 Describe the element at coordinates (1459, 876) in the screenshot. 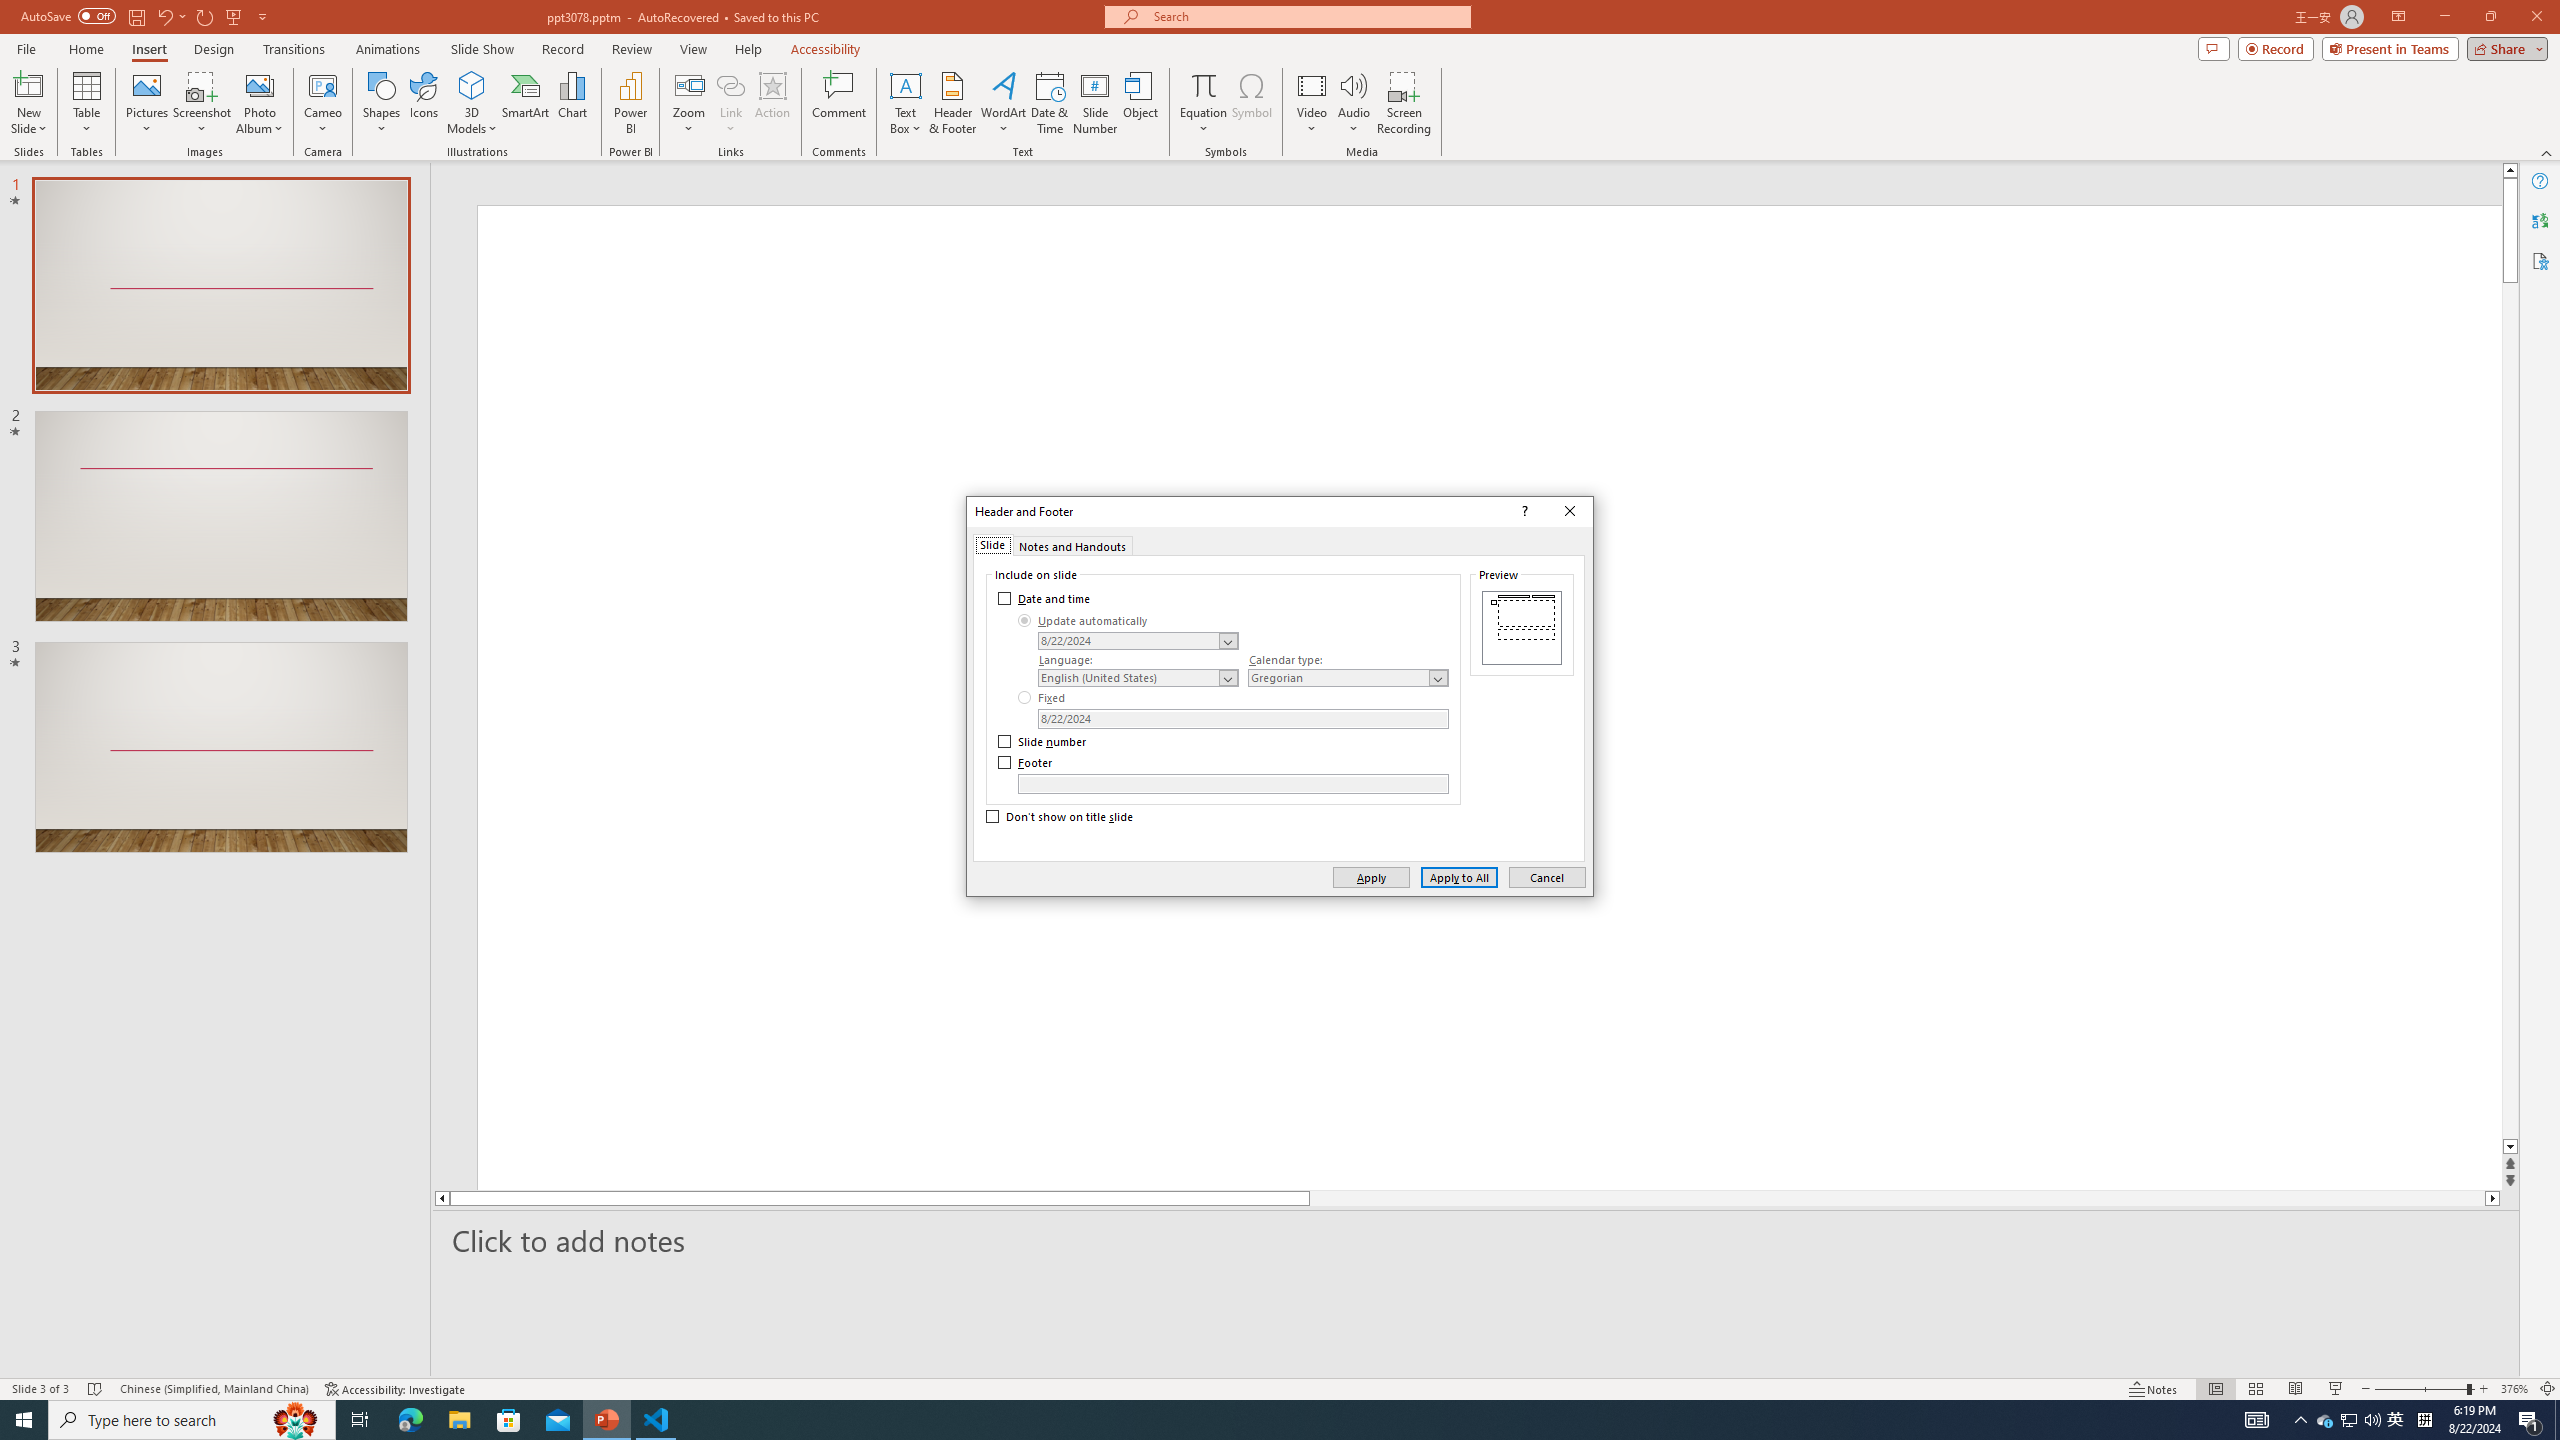

I see `'Apply to All'` at that location.